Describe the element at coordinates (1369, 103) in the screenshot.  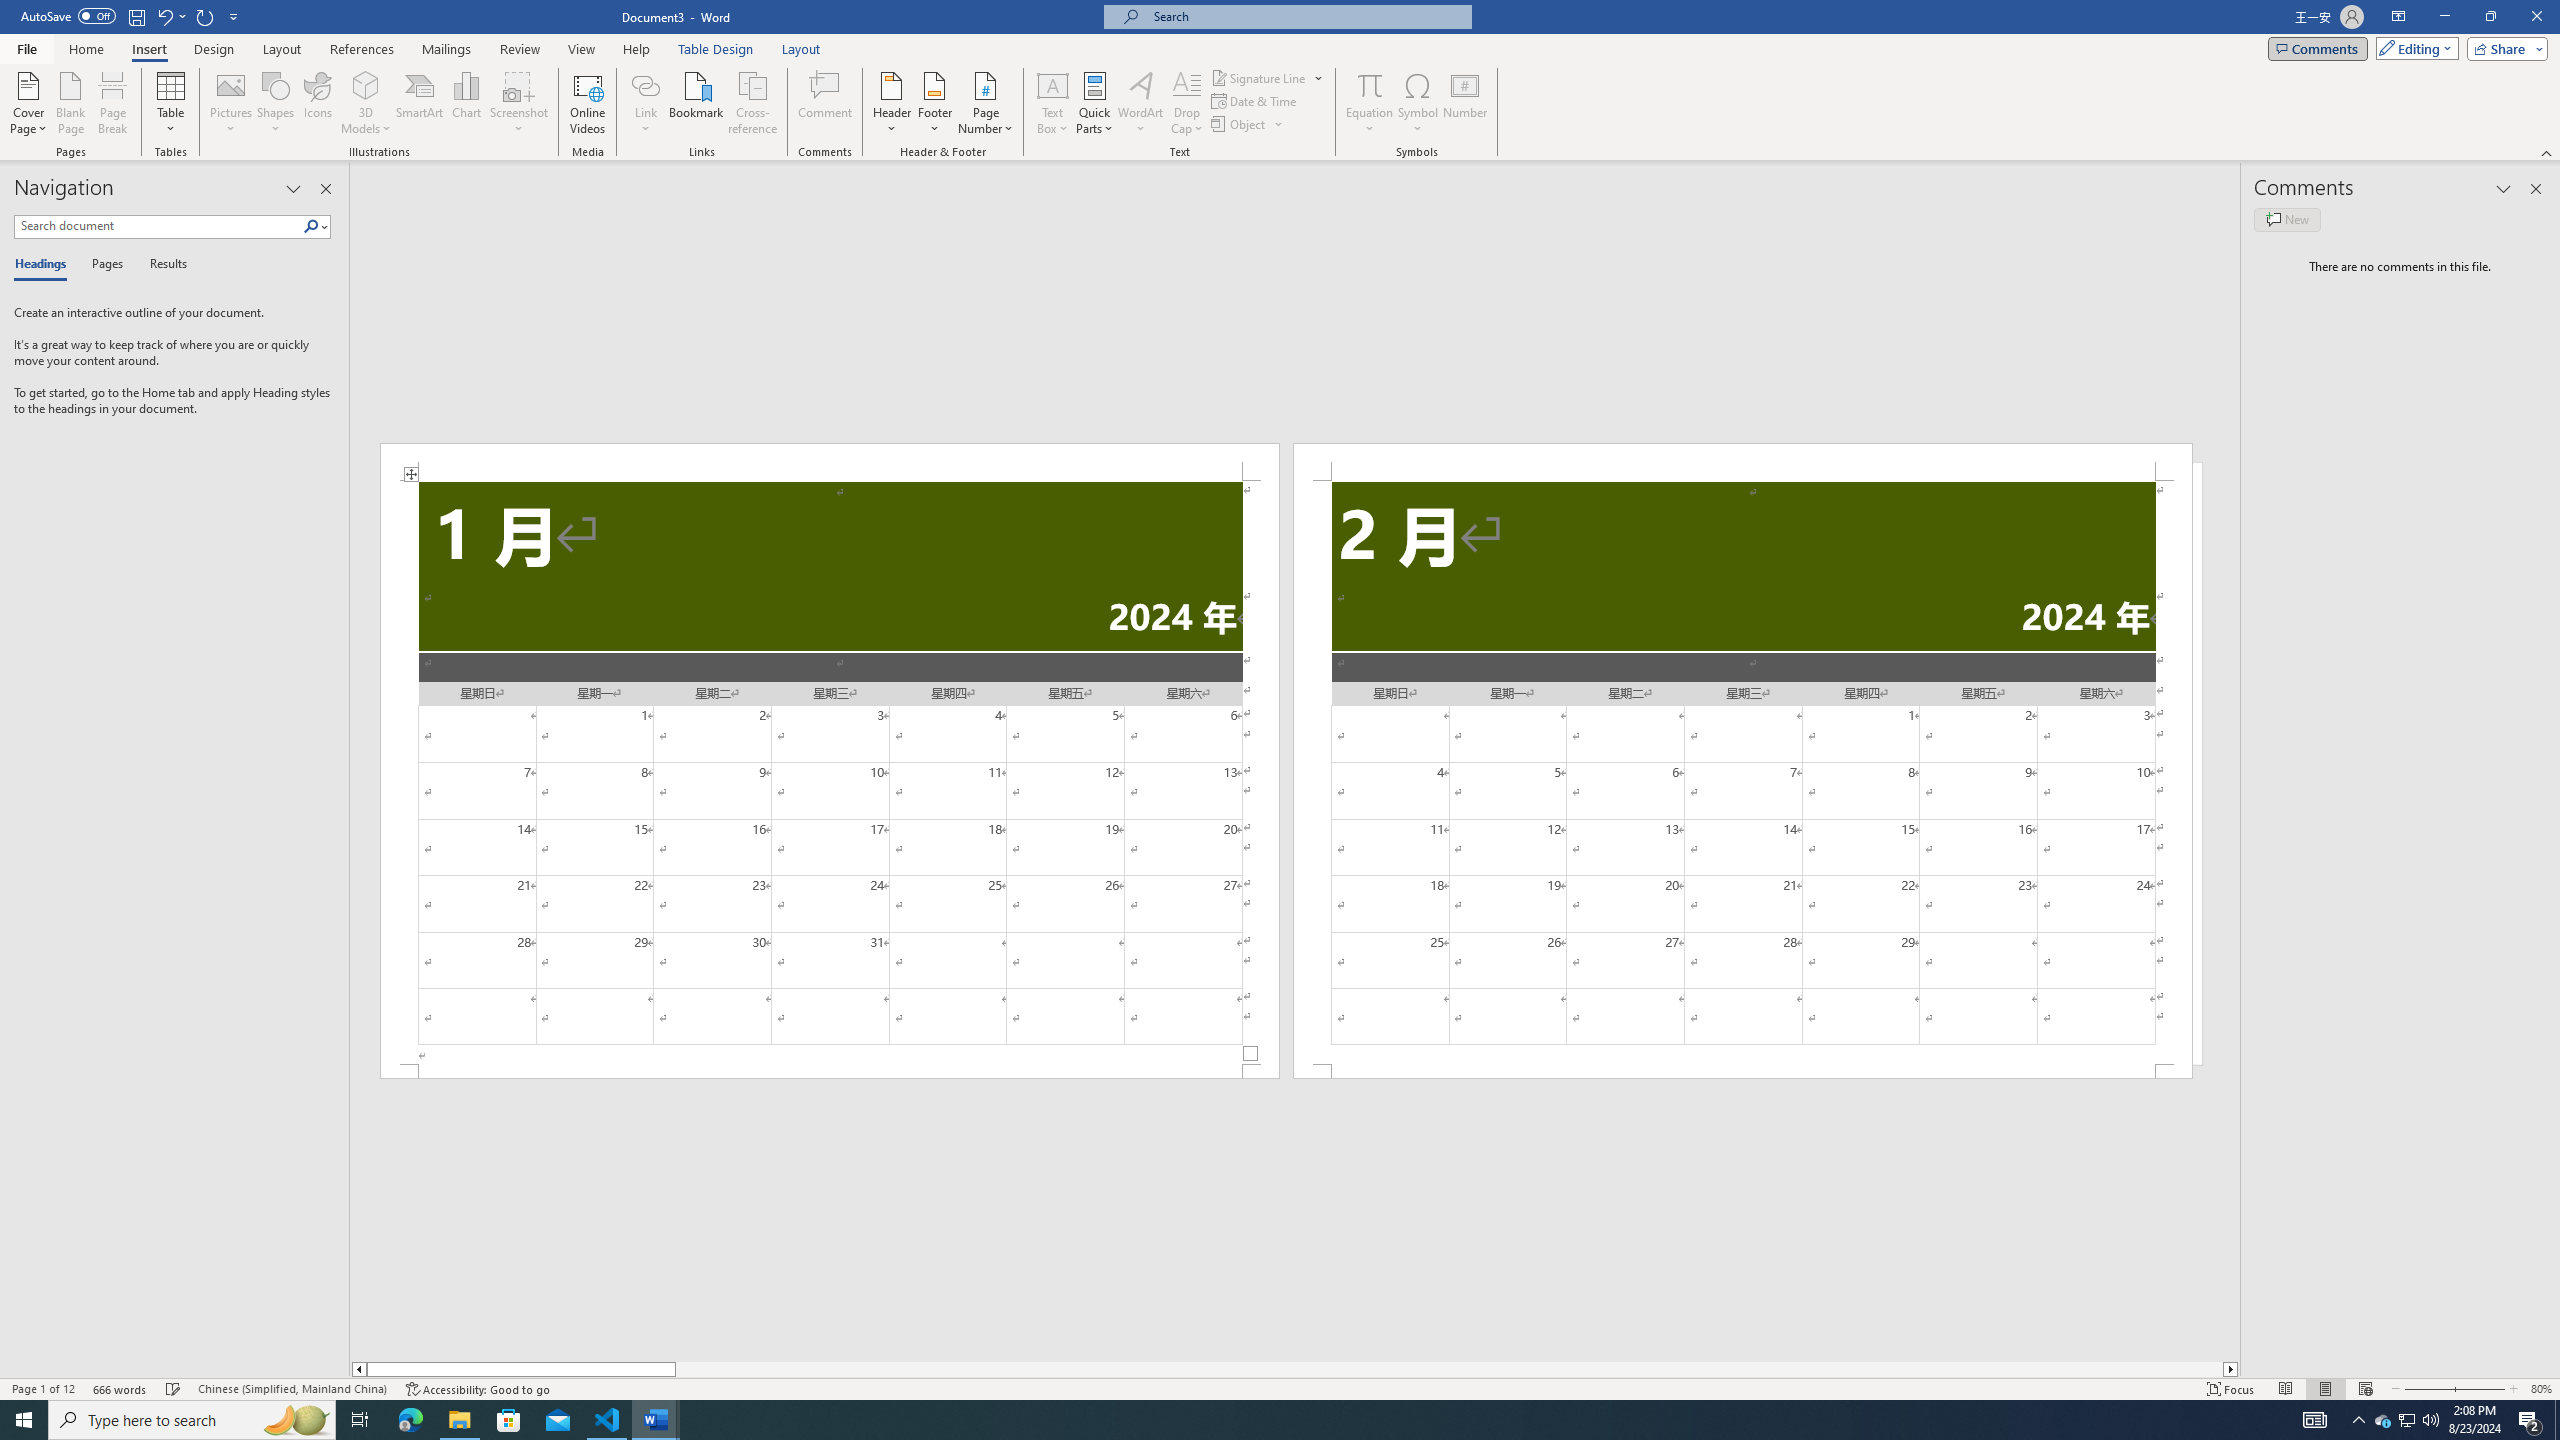
I see `'Equation'` at that location.